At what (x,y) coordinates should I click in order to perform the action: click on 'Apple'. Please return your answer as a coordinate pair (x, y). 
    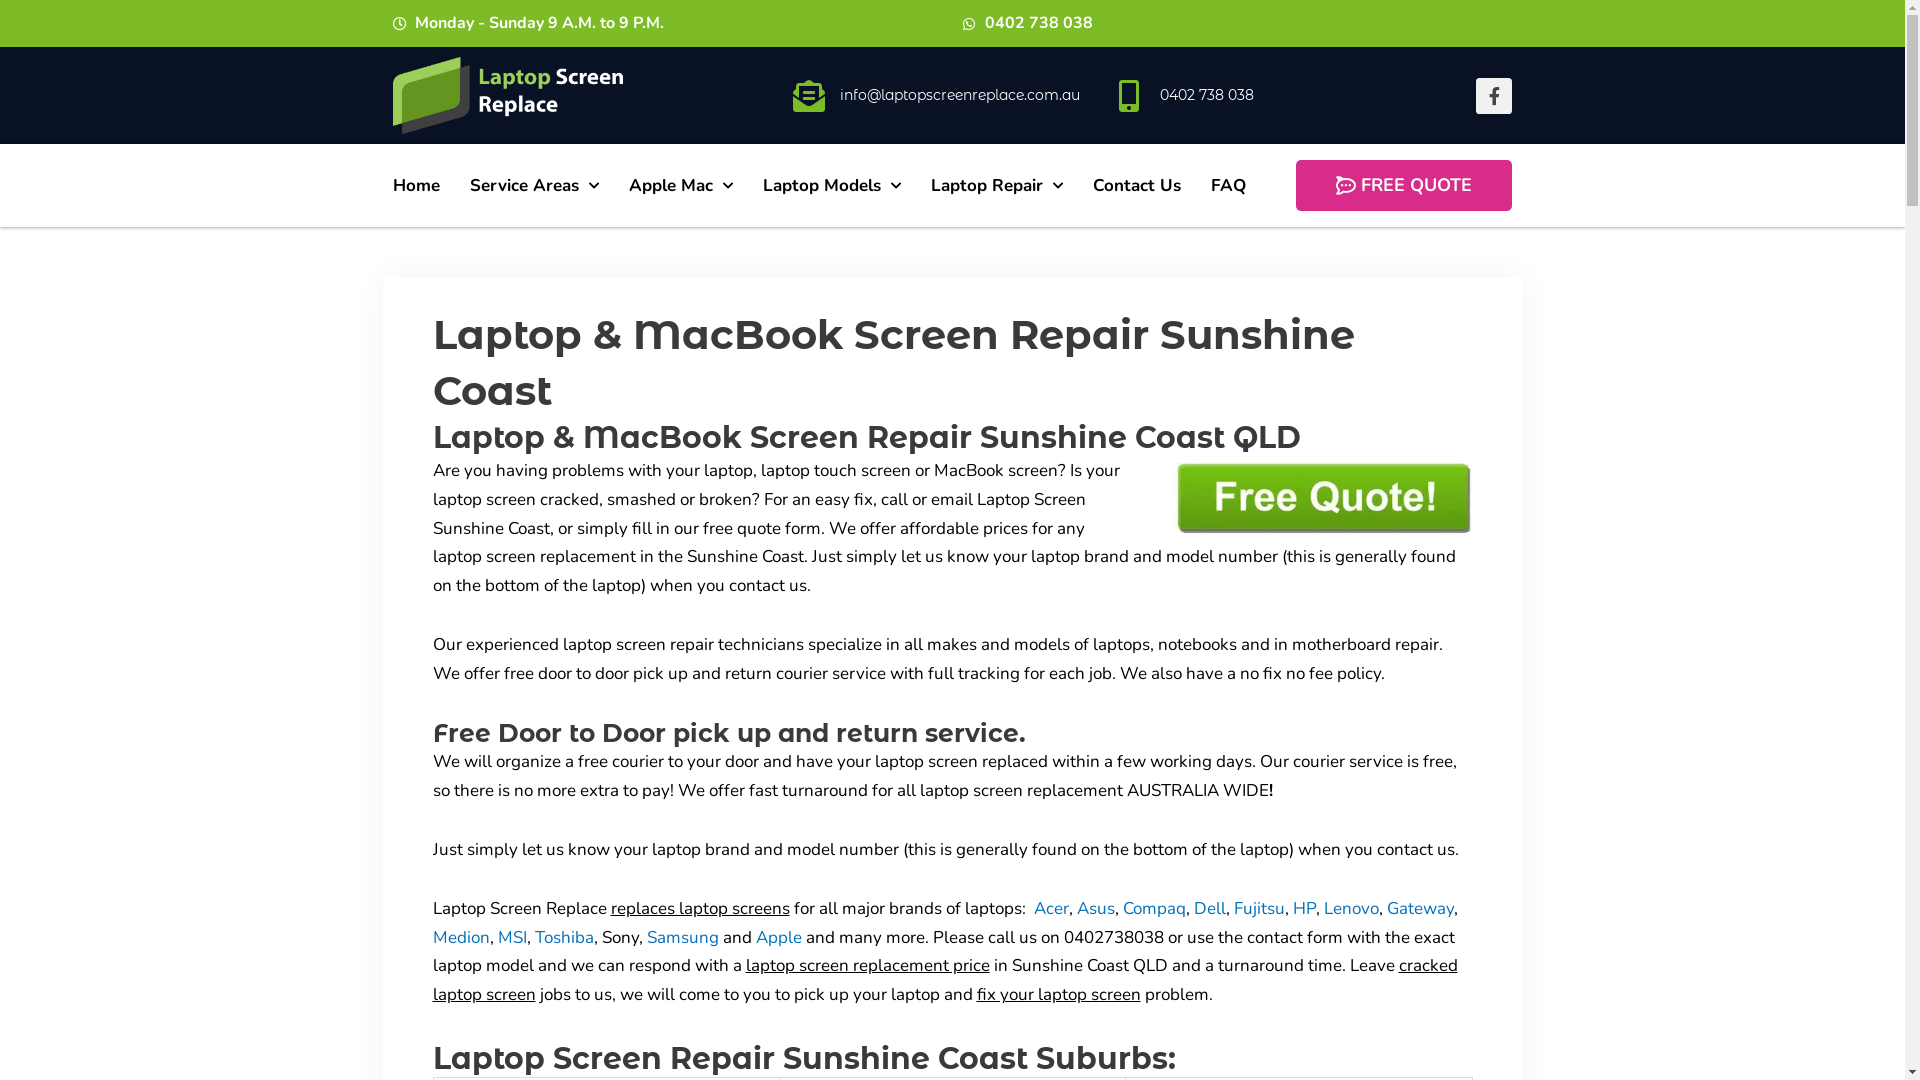
    Looking at the image, I should click on (754, 937).